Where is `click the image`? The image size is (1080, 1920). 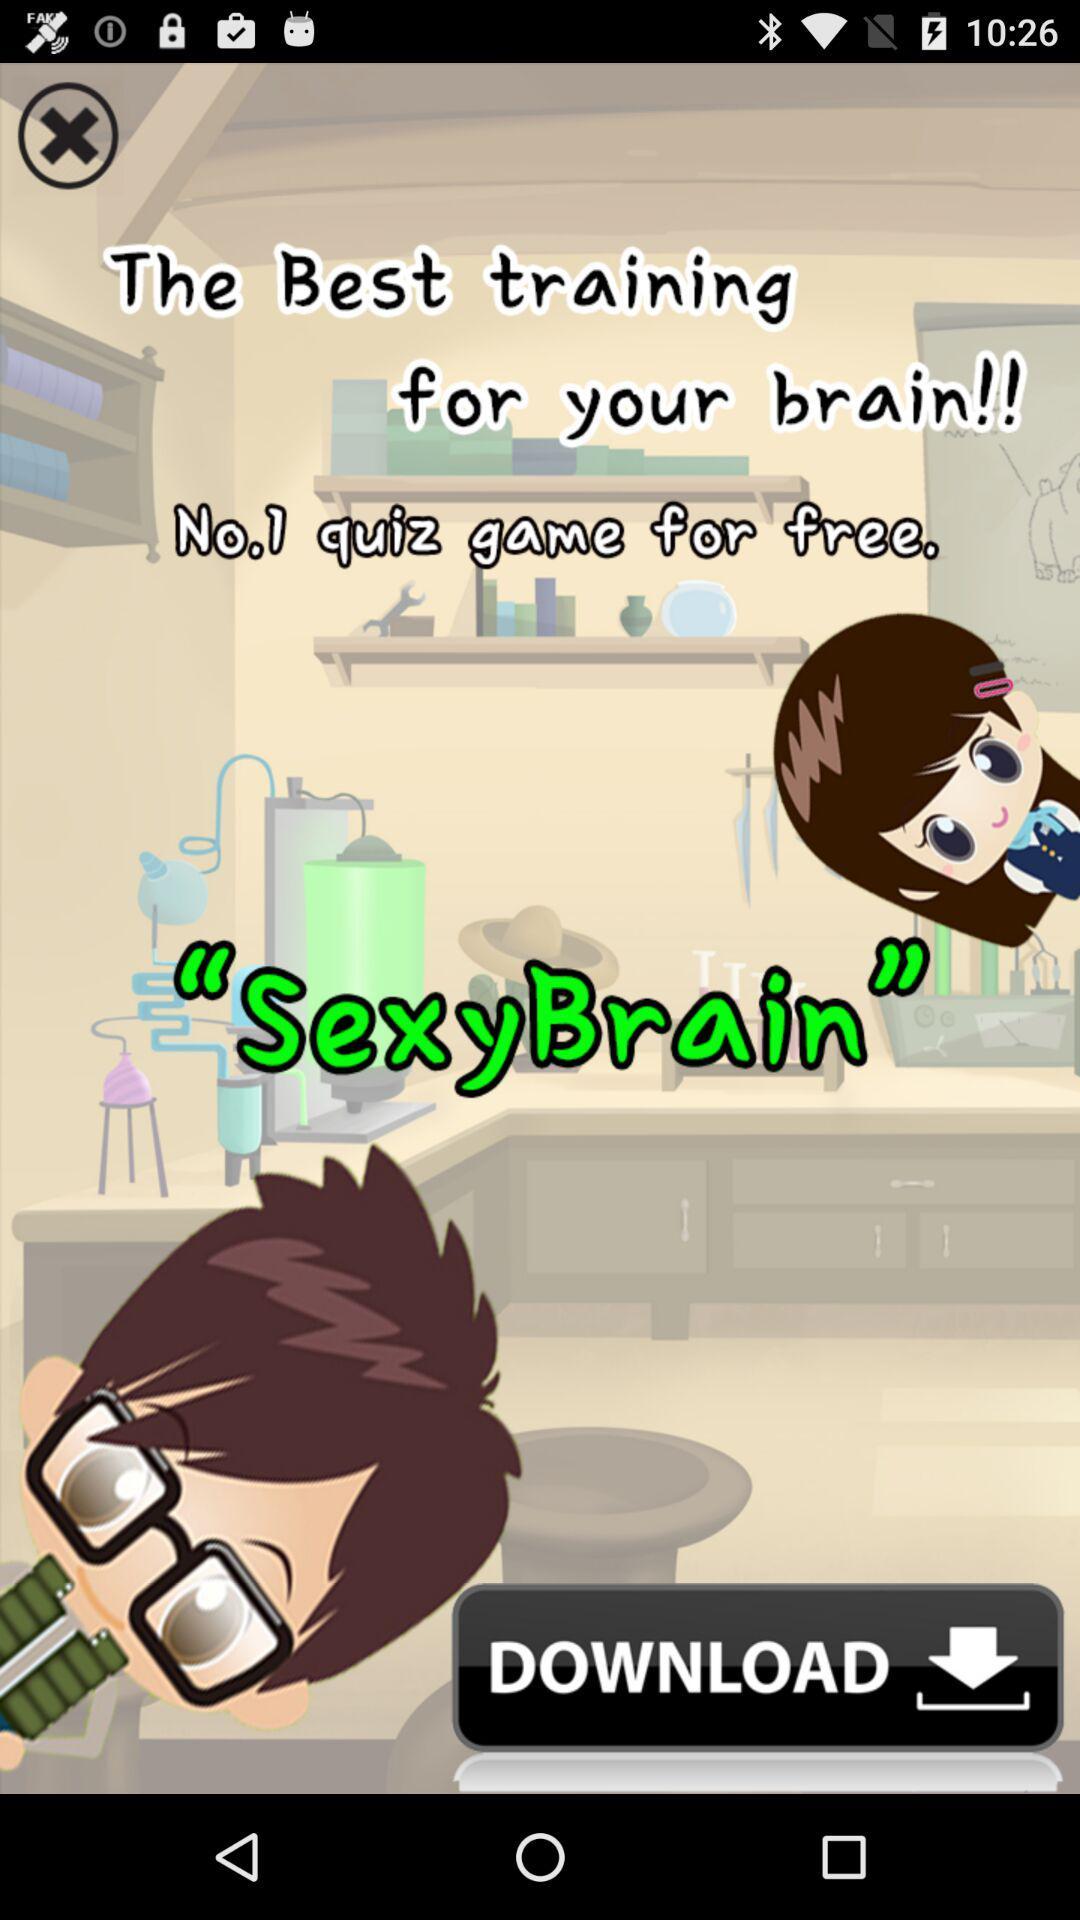 click the image is located at coordinates (540, 888).